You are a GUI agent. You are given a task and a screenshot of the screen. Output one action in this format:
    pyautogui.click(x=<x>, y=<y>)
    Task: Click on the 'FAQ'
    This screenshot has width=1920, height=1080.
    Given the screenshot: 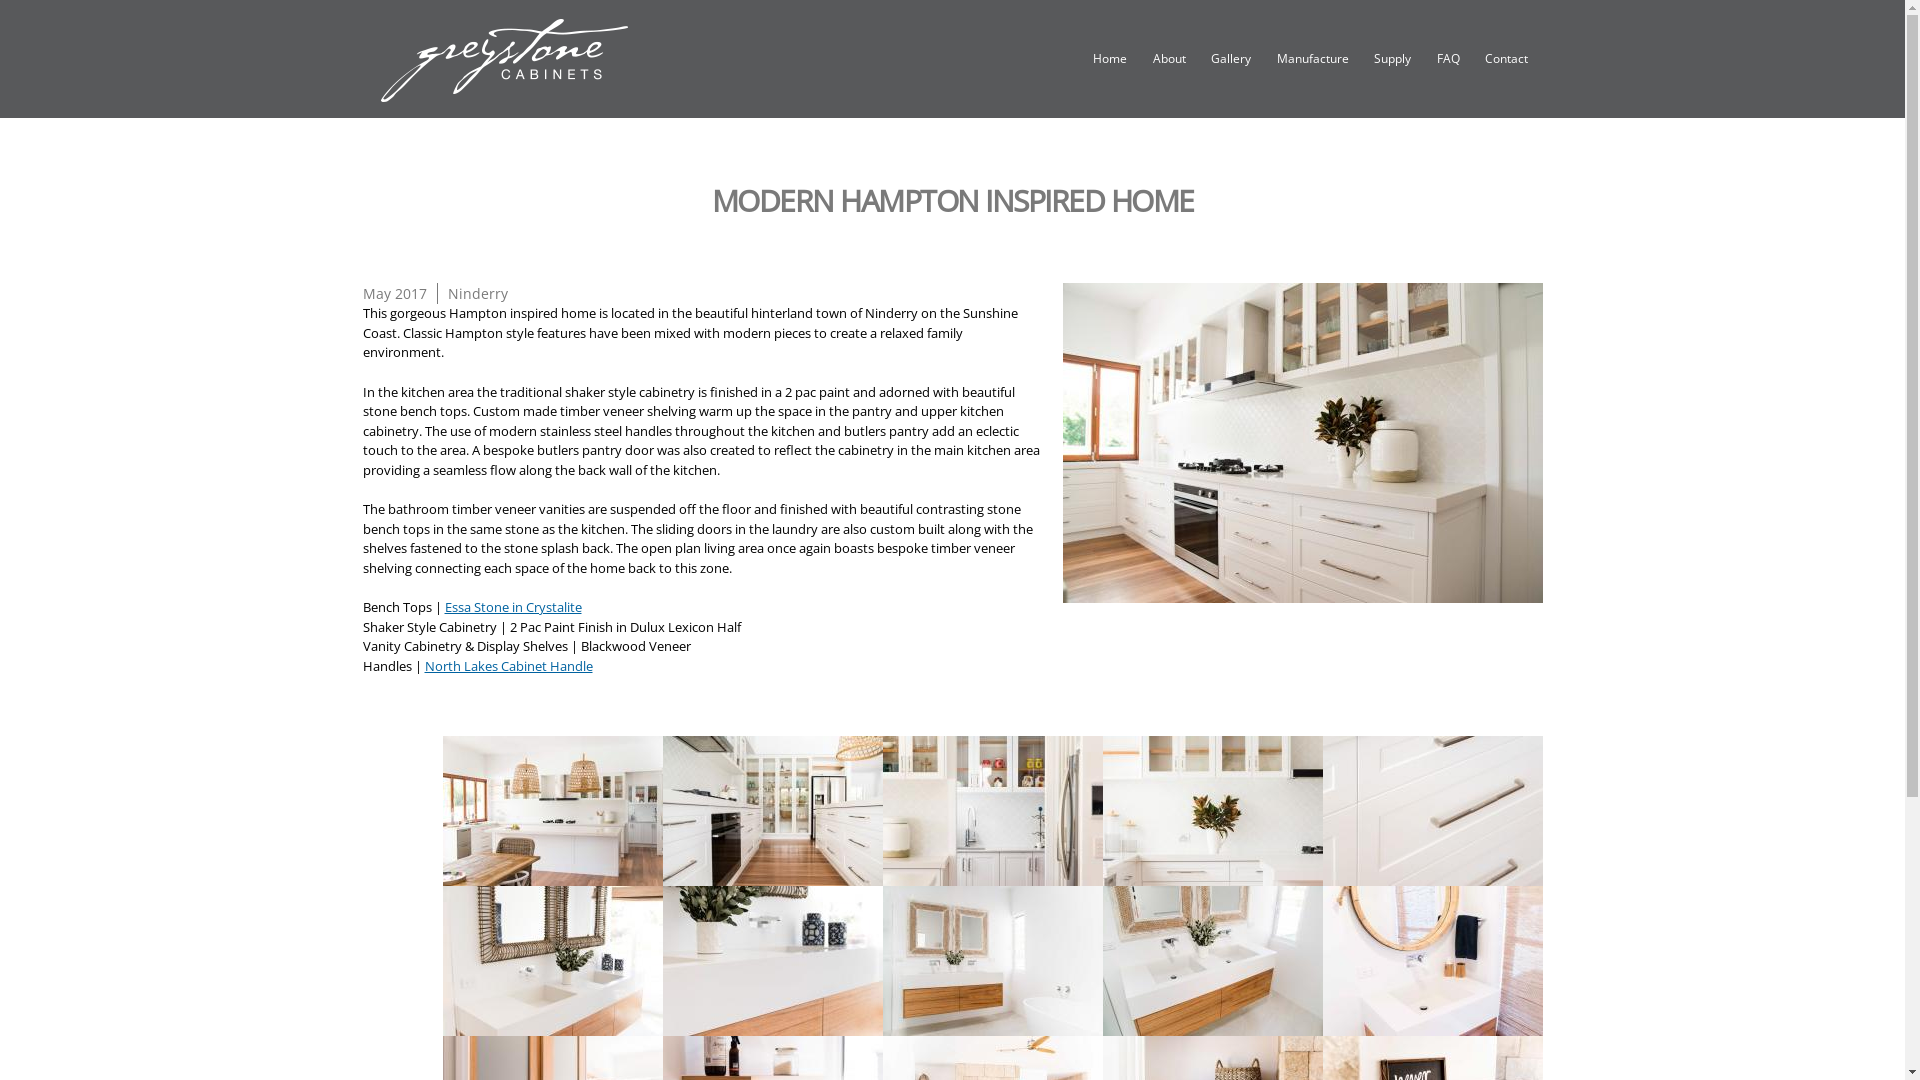 What is the action you would take?
    pyautogui.click(x=1430, y=59)
    